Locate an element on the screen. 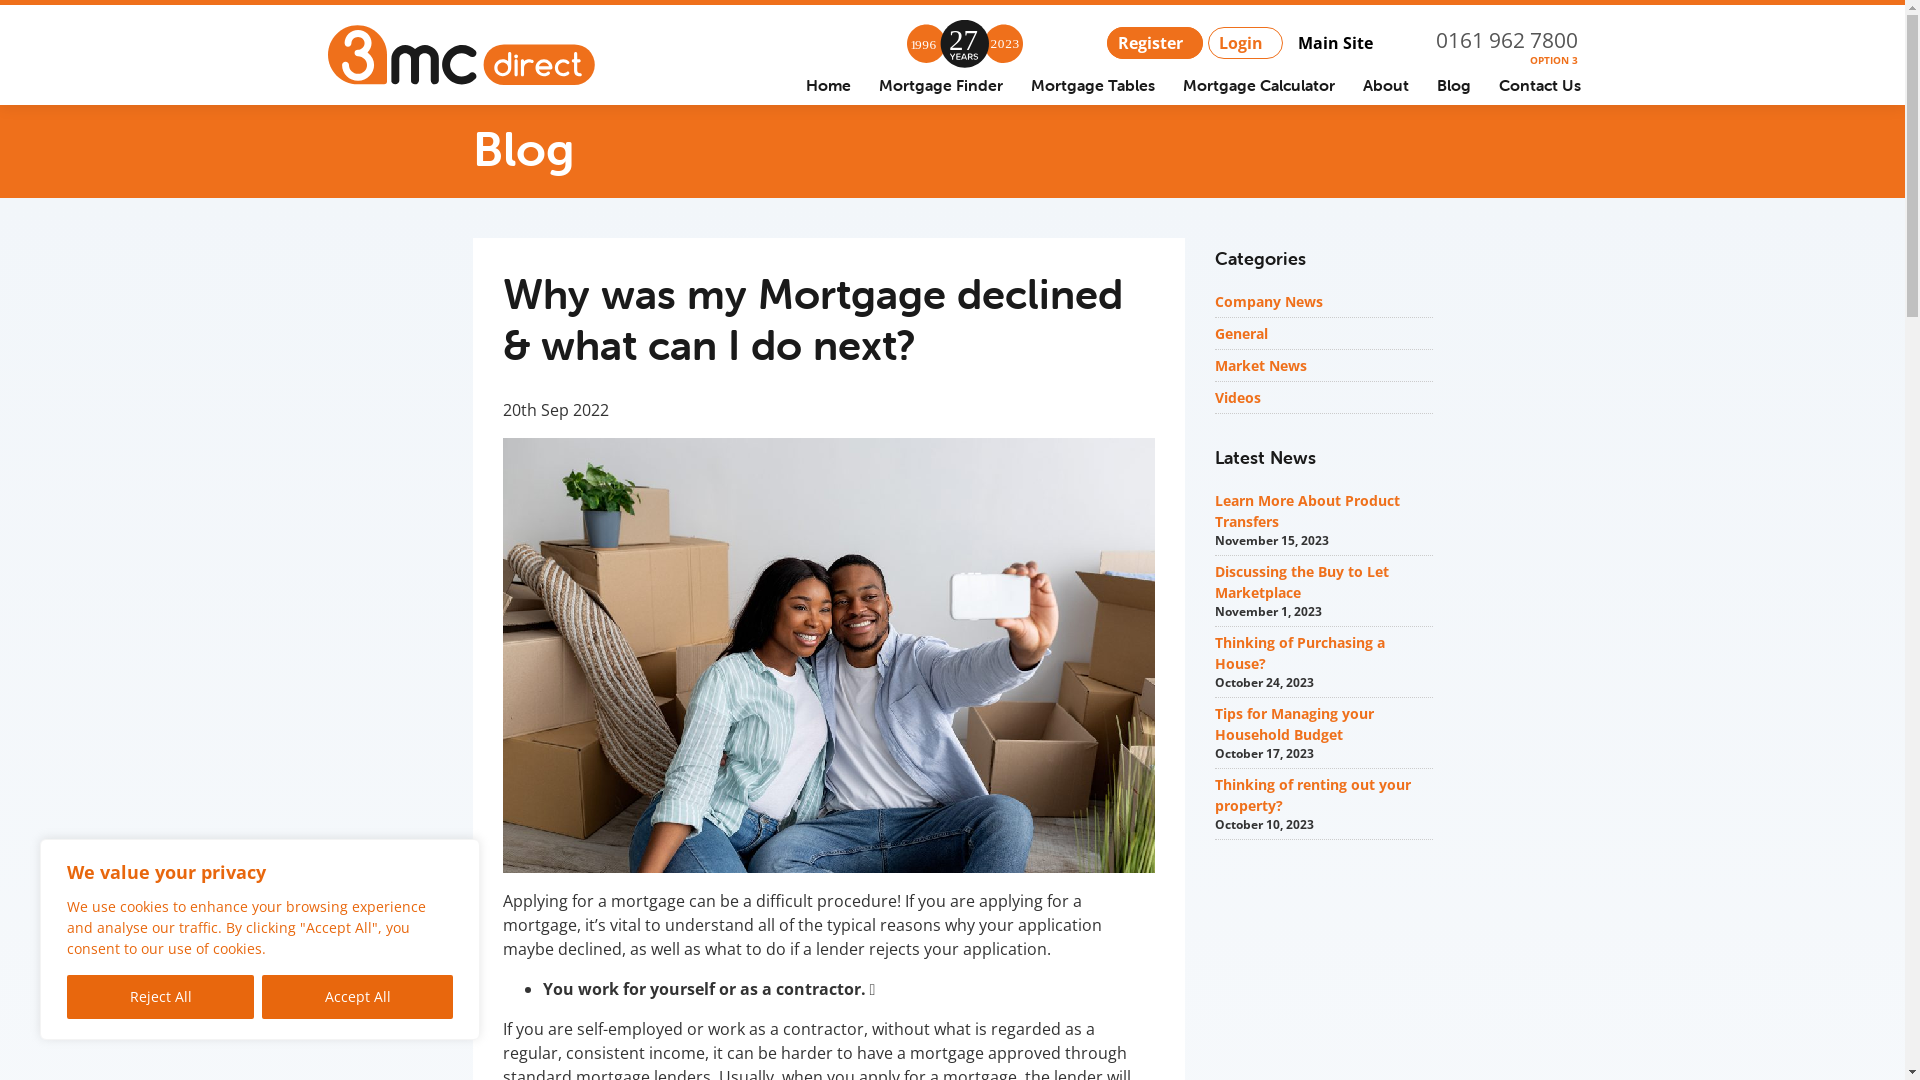 Image resolution: width=1920 pixels, height=1080 pixels. 'Blog' is located at coordinates (1453, 83).